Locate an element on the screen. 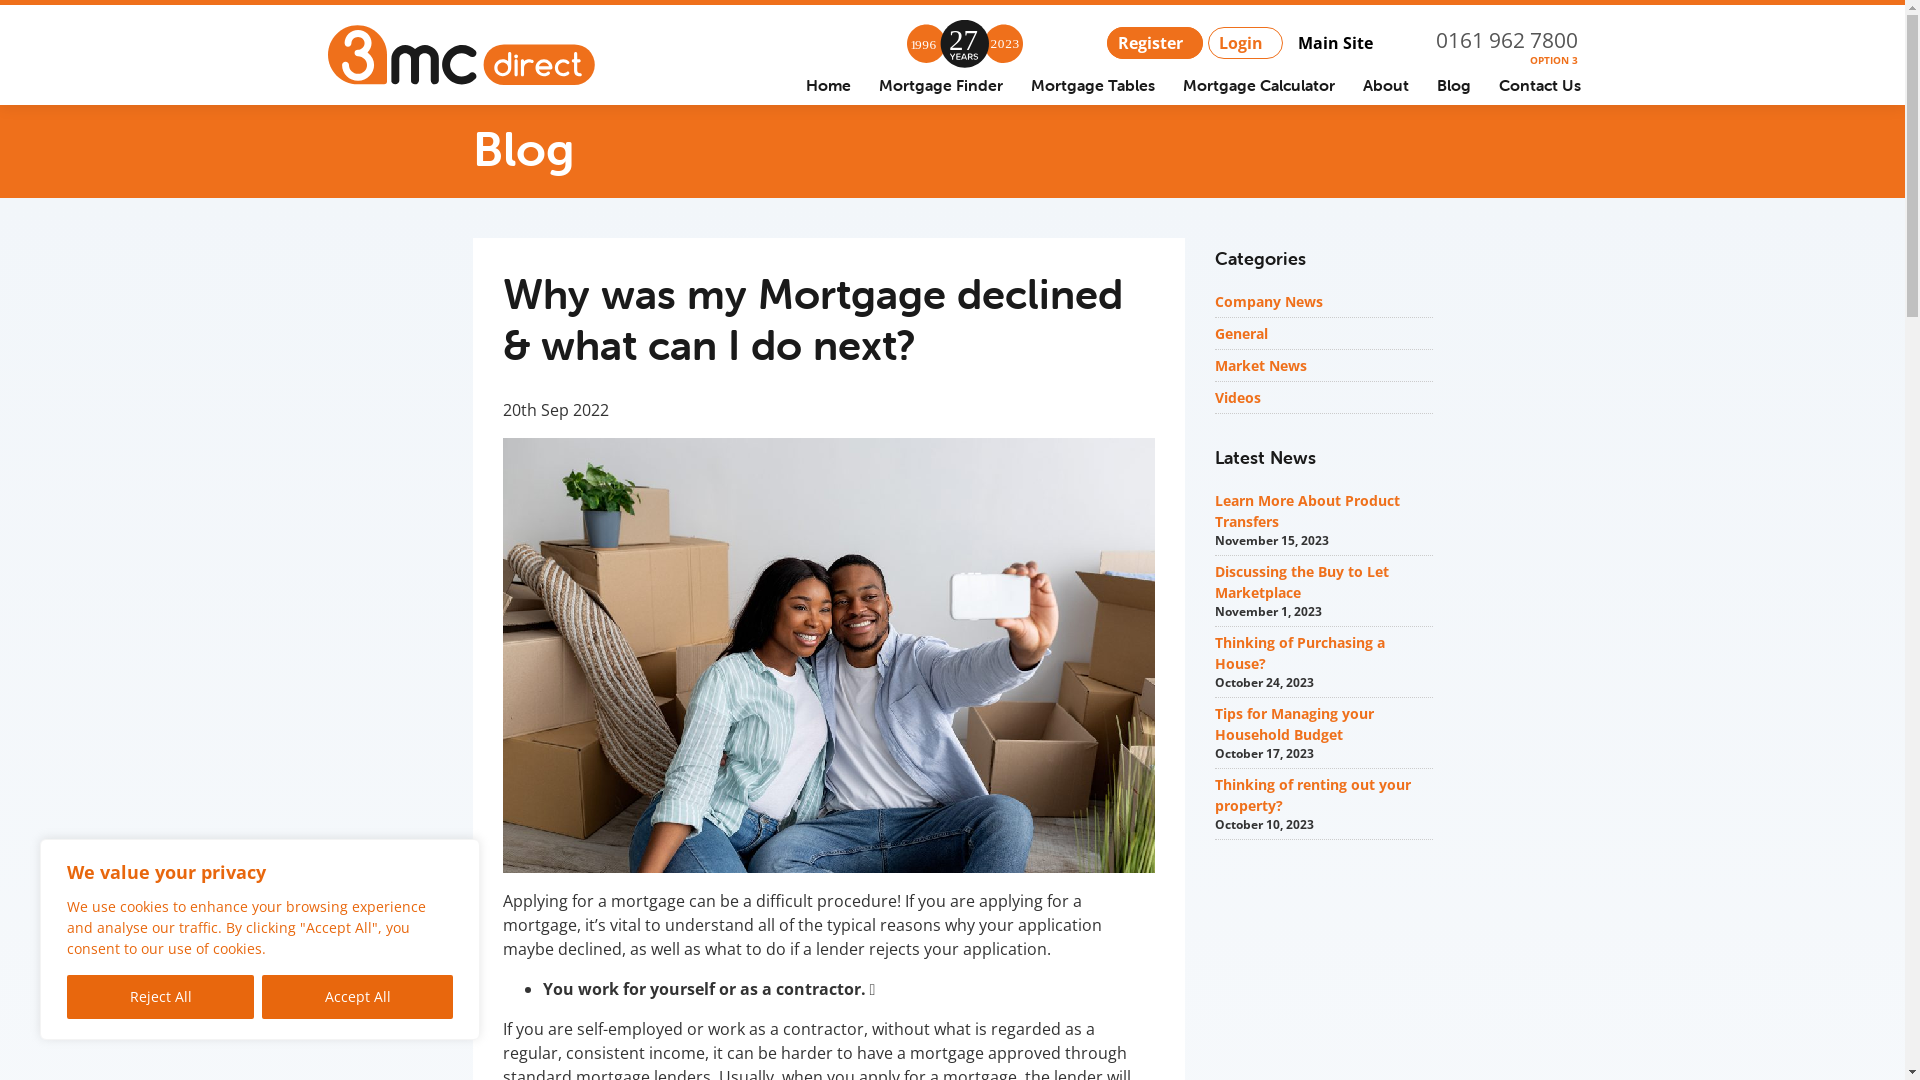 Image resolution: width=1920 pixels, height=1080 pixels. 'Blog' is located at coordinates (1453, 83).